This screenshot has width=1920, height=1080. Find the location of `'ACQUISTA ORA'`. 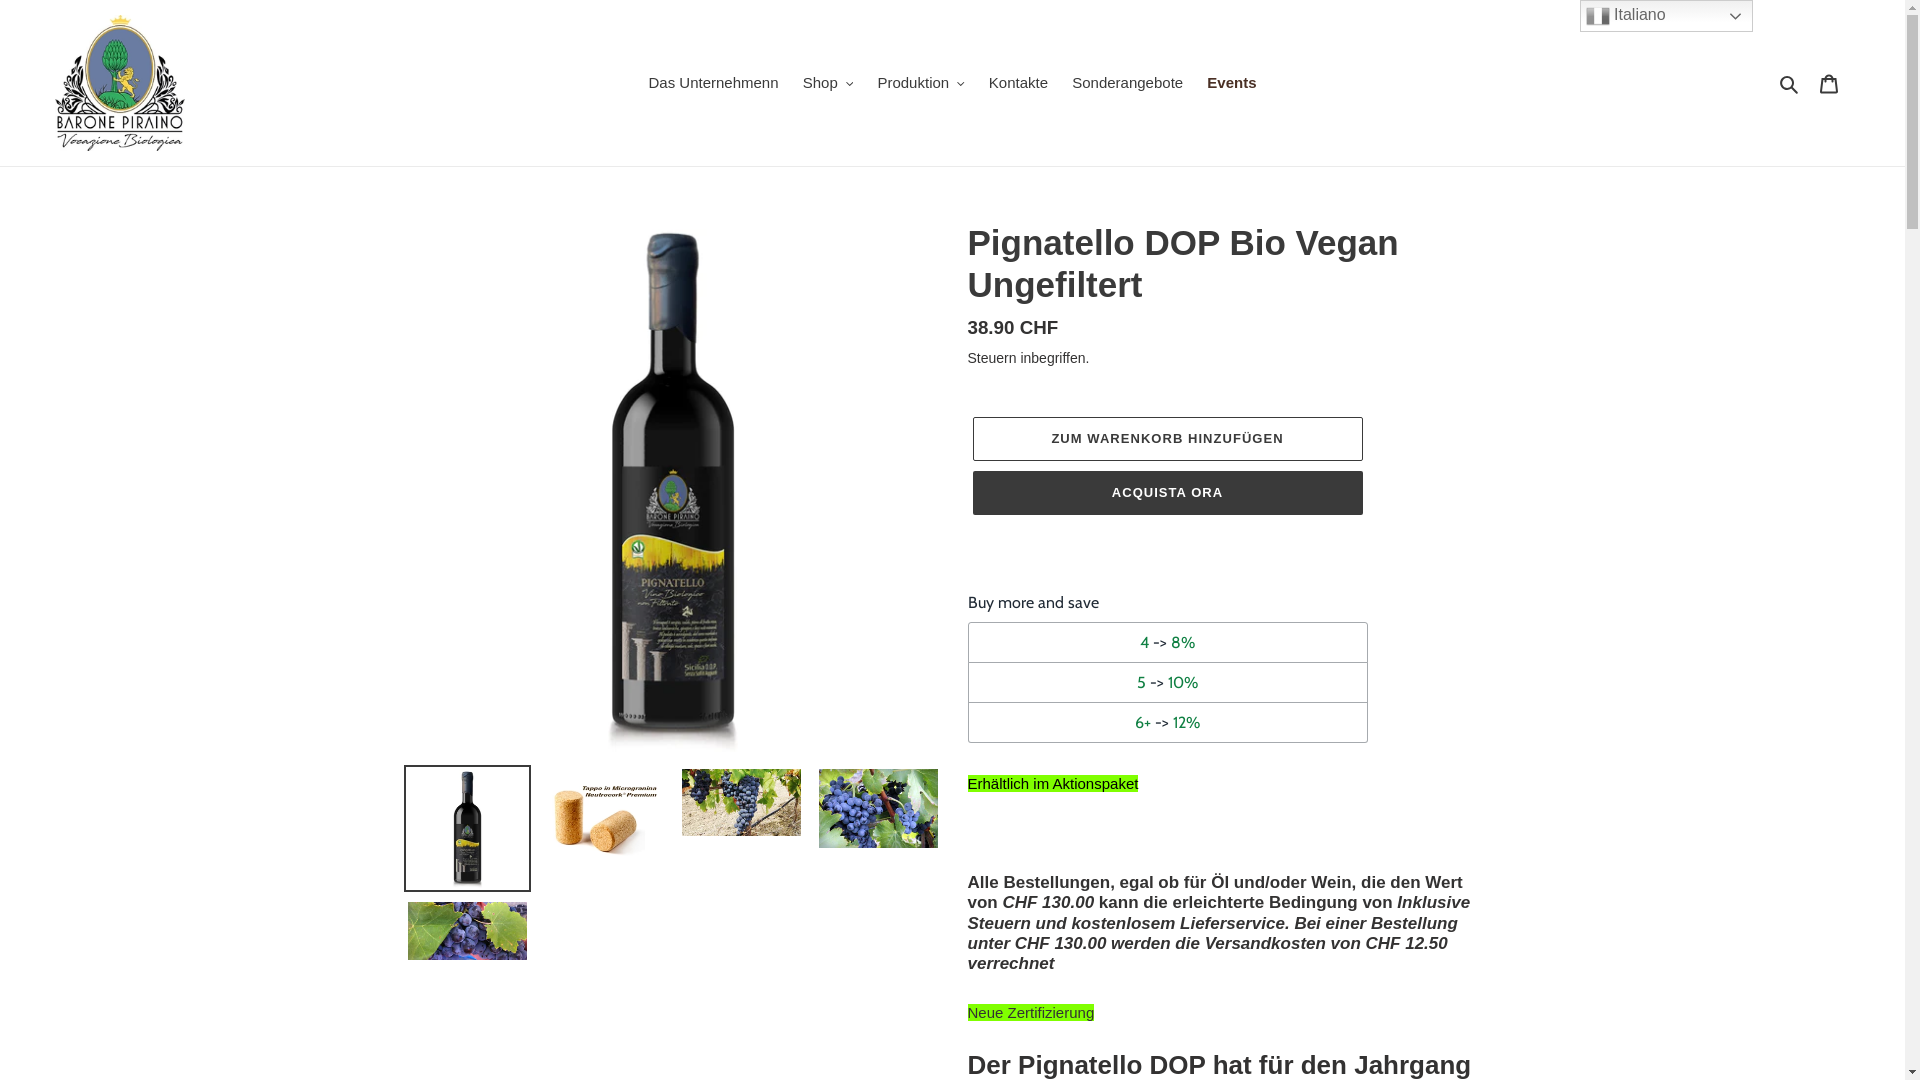

'ACQUISTA ORA' is located at coordinates (1166, 493).